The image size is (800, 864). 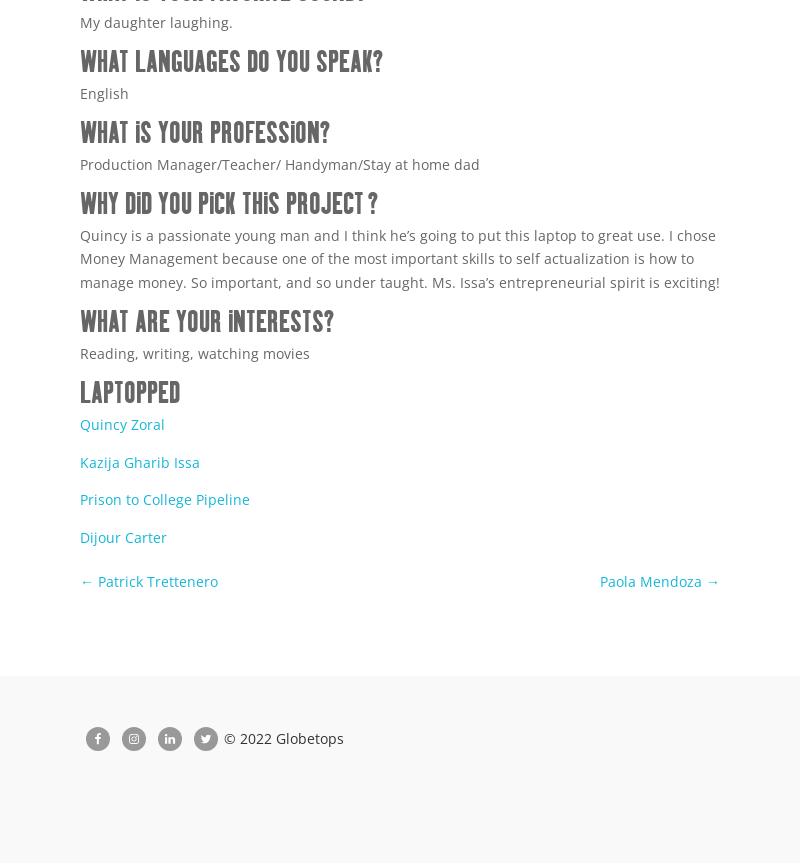 What do you see at coordinates (204, 133) in the screenshot?
I see `'What is your Profession?'` at bounding box center [204, 133].